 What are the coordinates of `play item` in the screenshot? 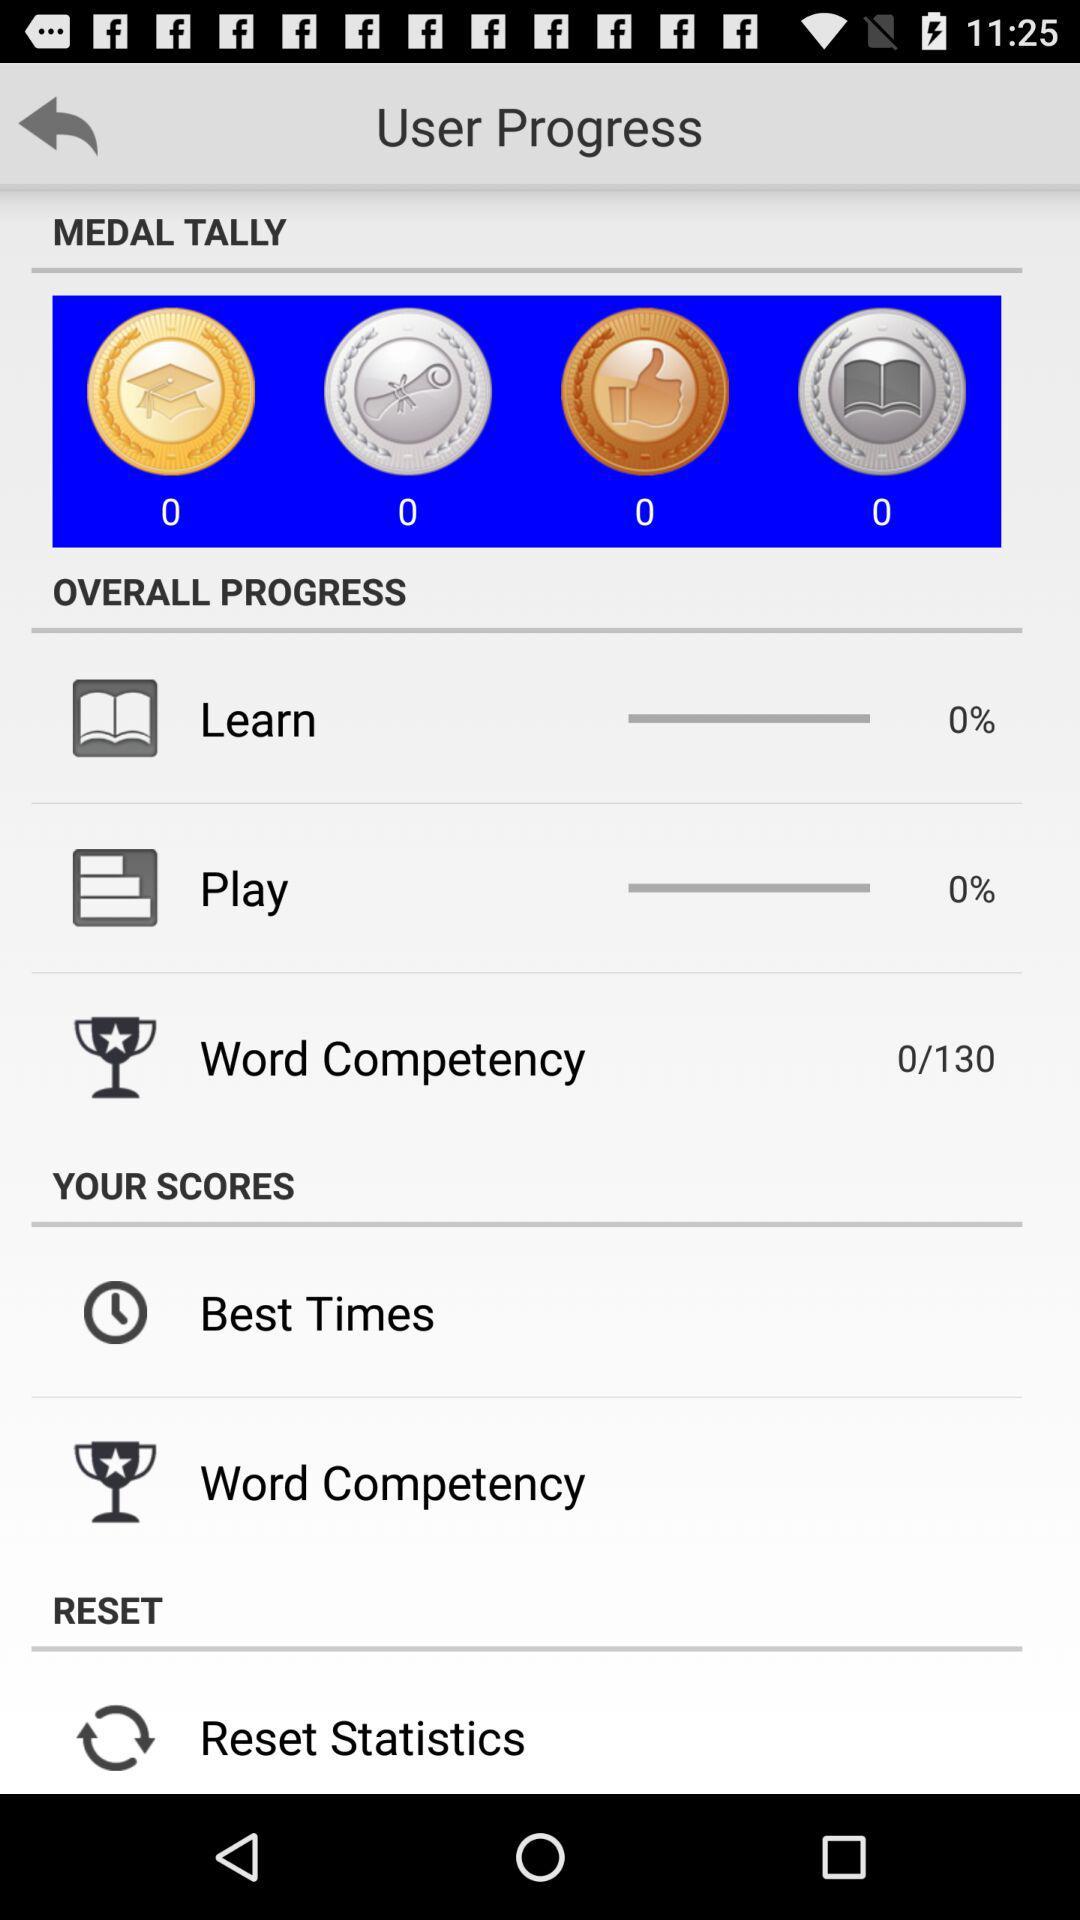 It's located at (243, 886).